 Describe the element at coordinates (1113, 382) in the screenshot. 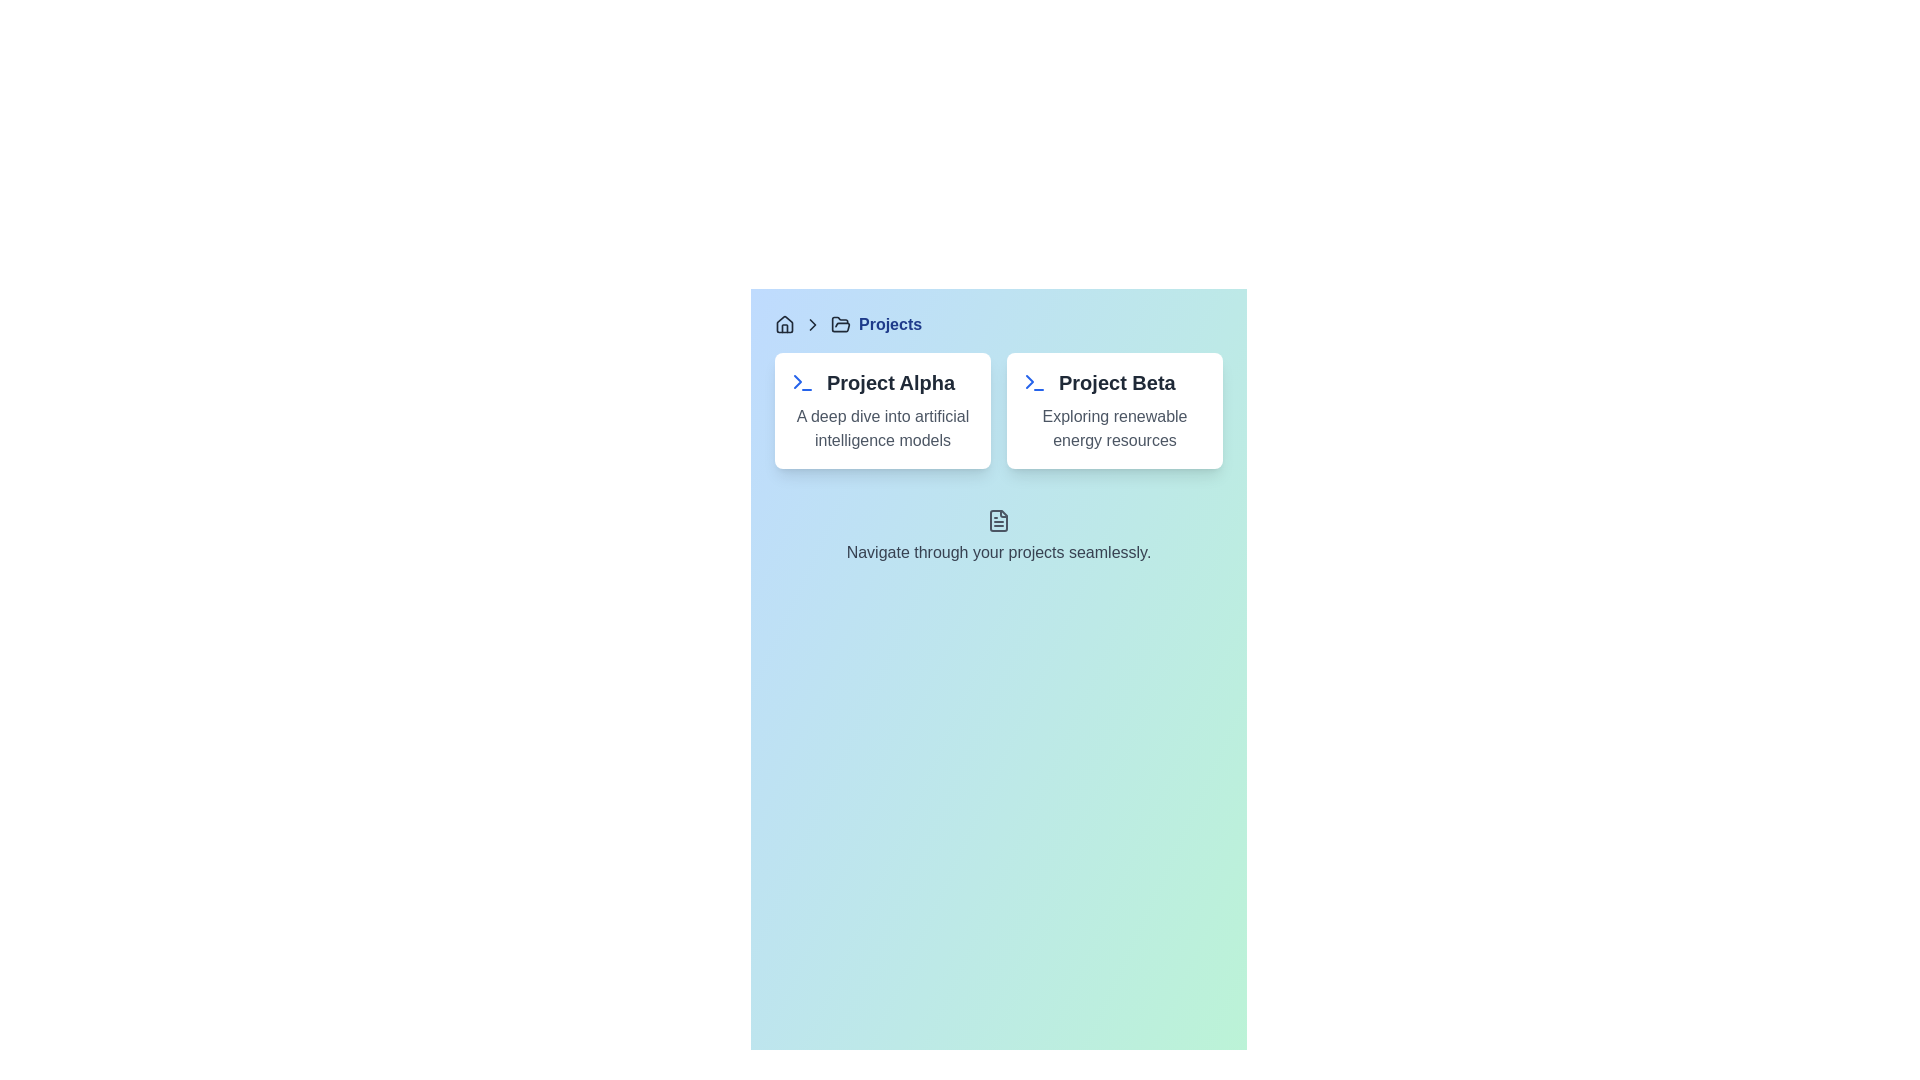

I see `the text label identified as 'Project Beta'` at that location.